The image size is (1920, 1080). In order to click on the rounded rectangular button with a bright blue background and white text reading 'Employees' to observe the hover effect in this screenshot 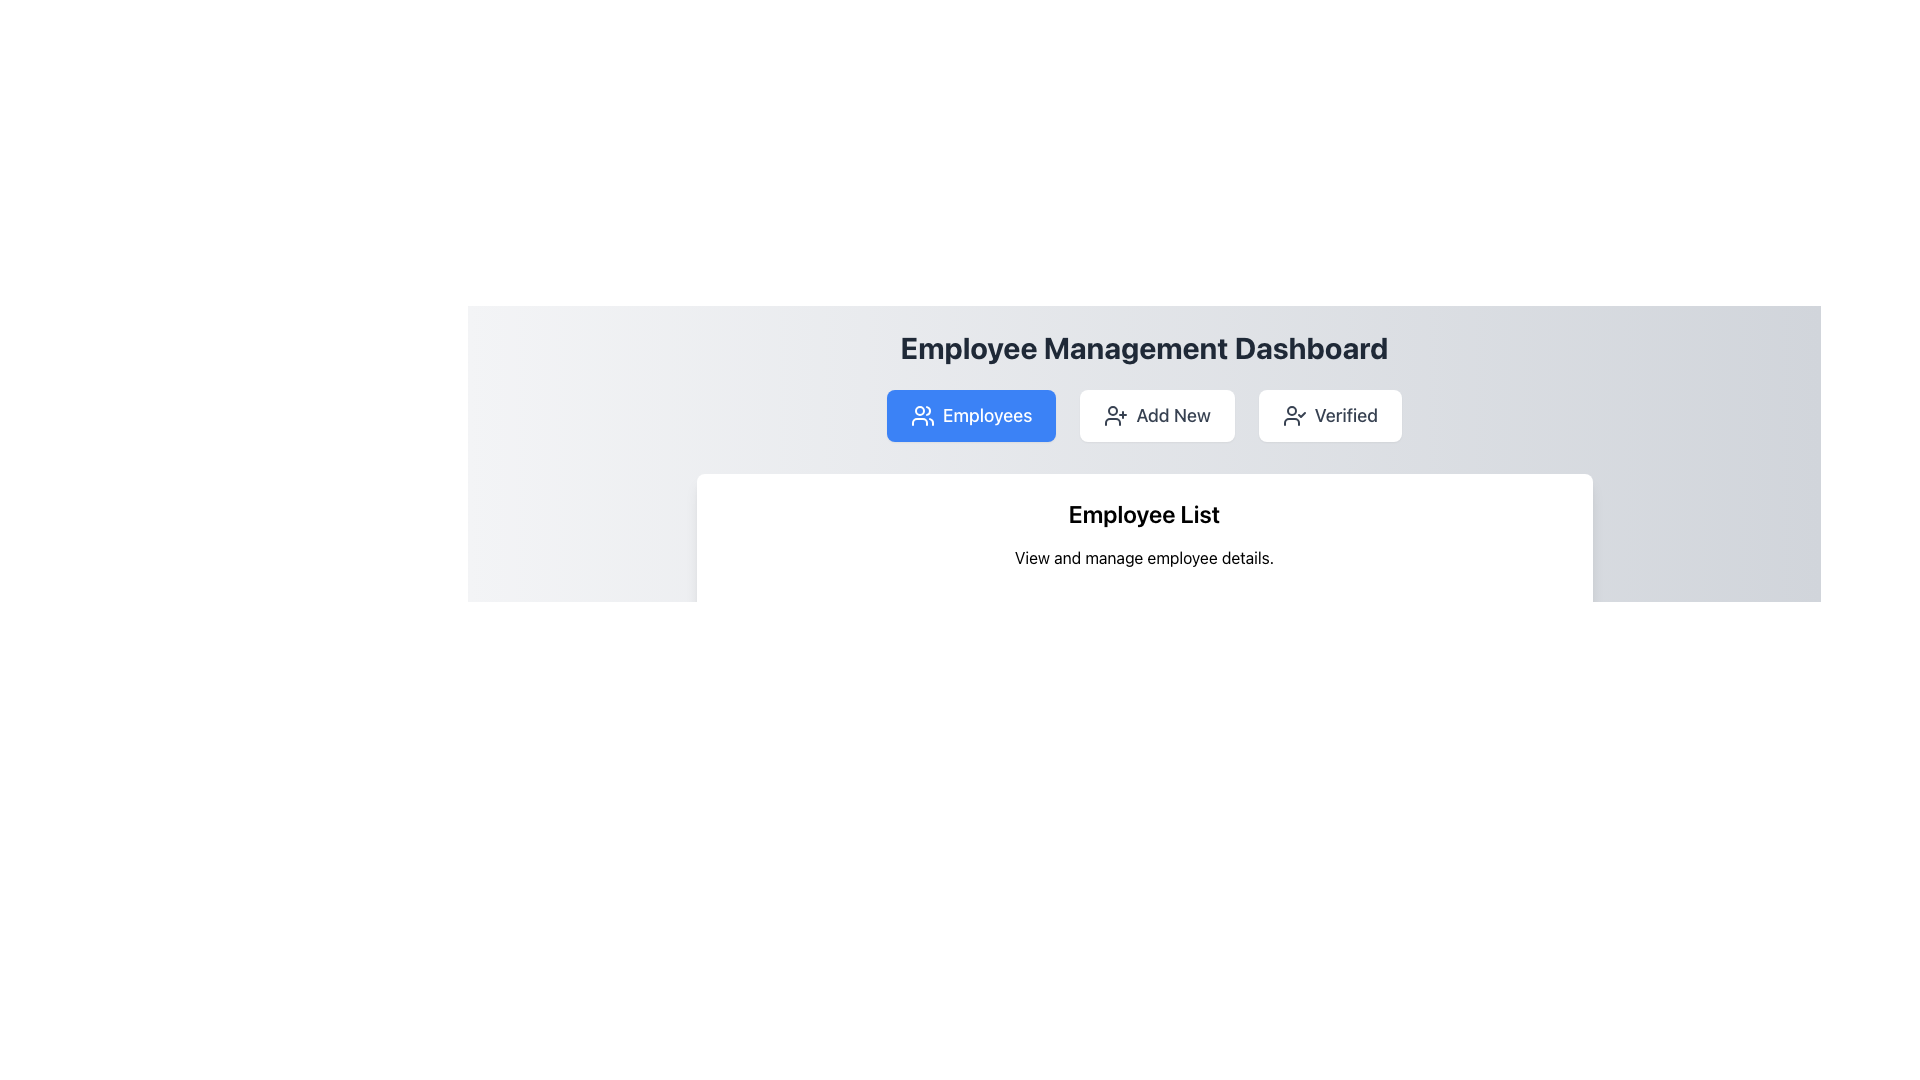, I will do `click(971, 415)`.